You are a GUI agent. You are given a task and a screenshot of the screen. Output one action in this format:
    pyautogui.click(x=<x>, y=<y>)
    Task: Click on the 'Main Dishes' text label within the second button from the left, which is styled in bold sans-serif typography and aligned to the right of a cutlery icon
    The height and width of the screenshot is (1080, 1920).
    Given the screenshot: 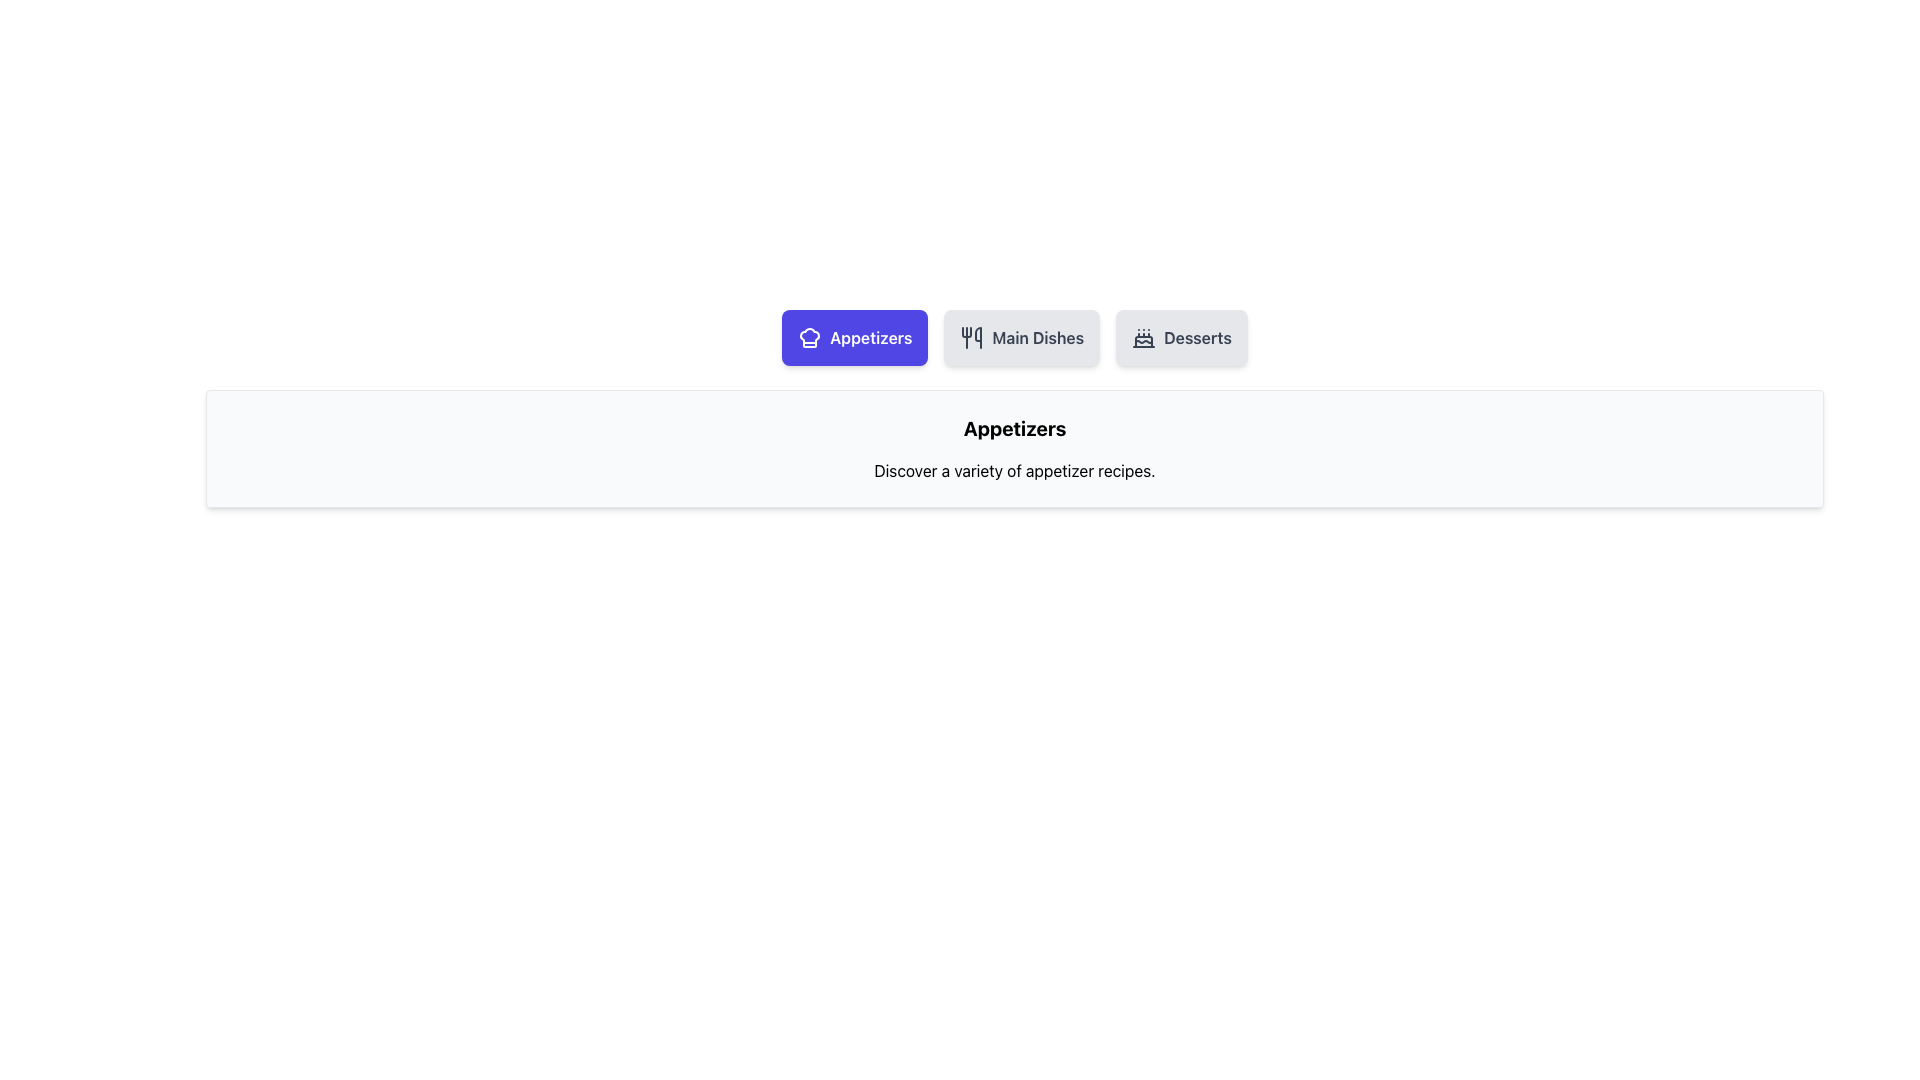 What is the action you would take?
    pyautogui.click(x=1038, y=337)
    